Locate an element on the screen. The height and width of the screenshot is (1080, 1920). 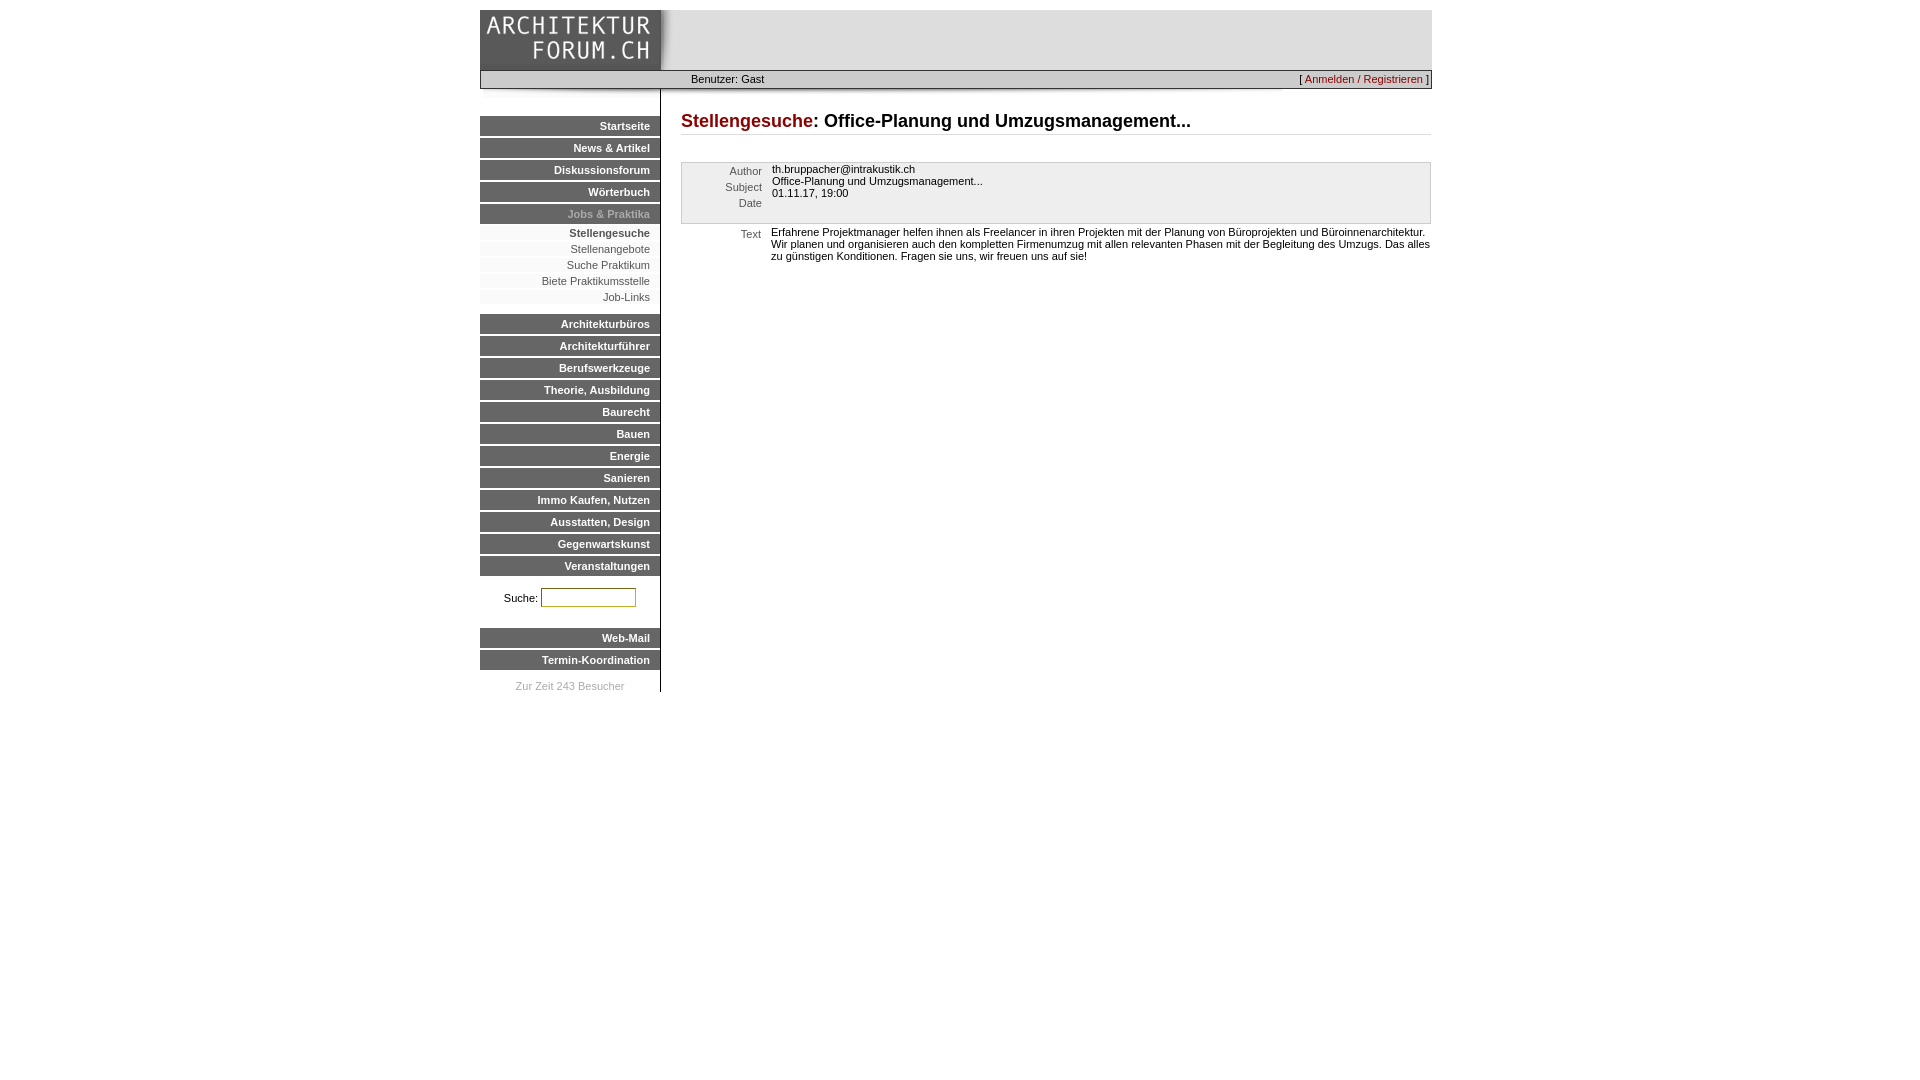
'Sanieren' is located at coordinates (569, 478).